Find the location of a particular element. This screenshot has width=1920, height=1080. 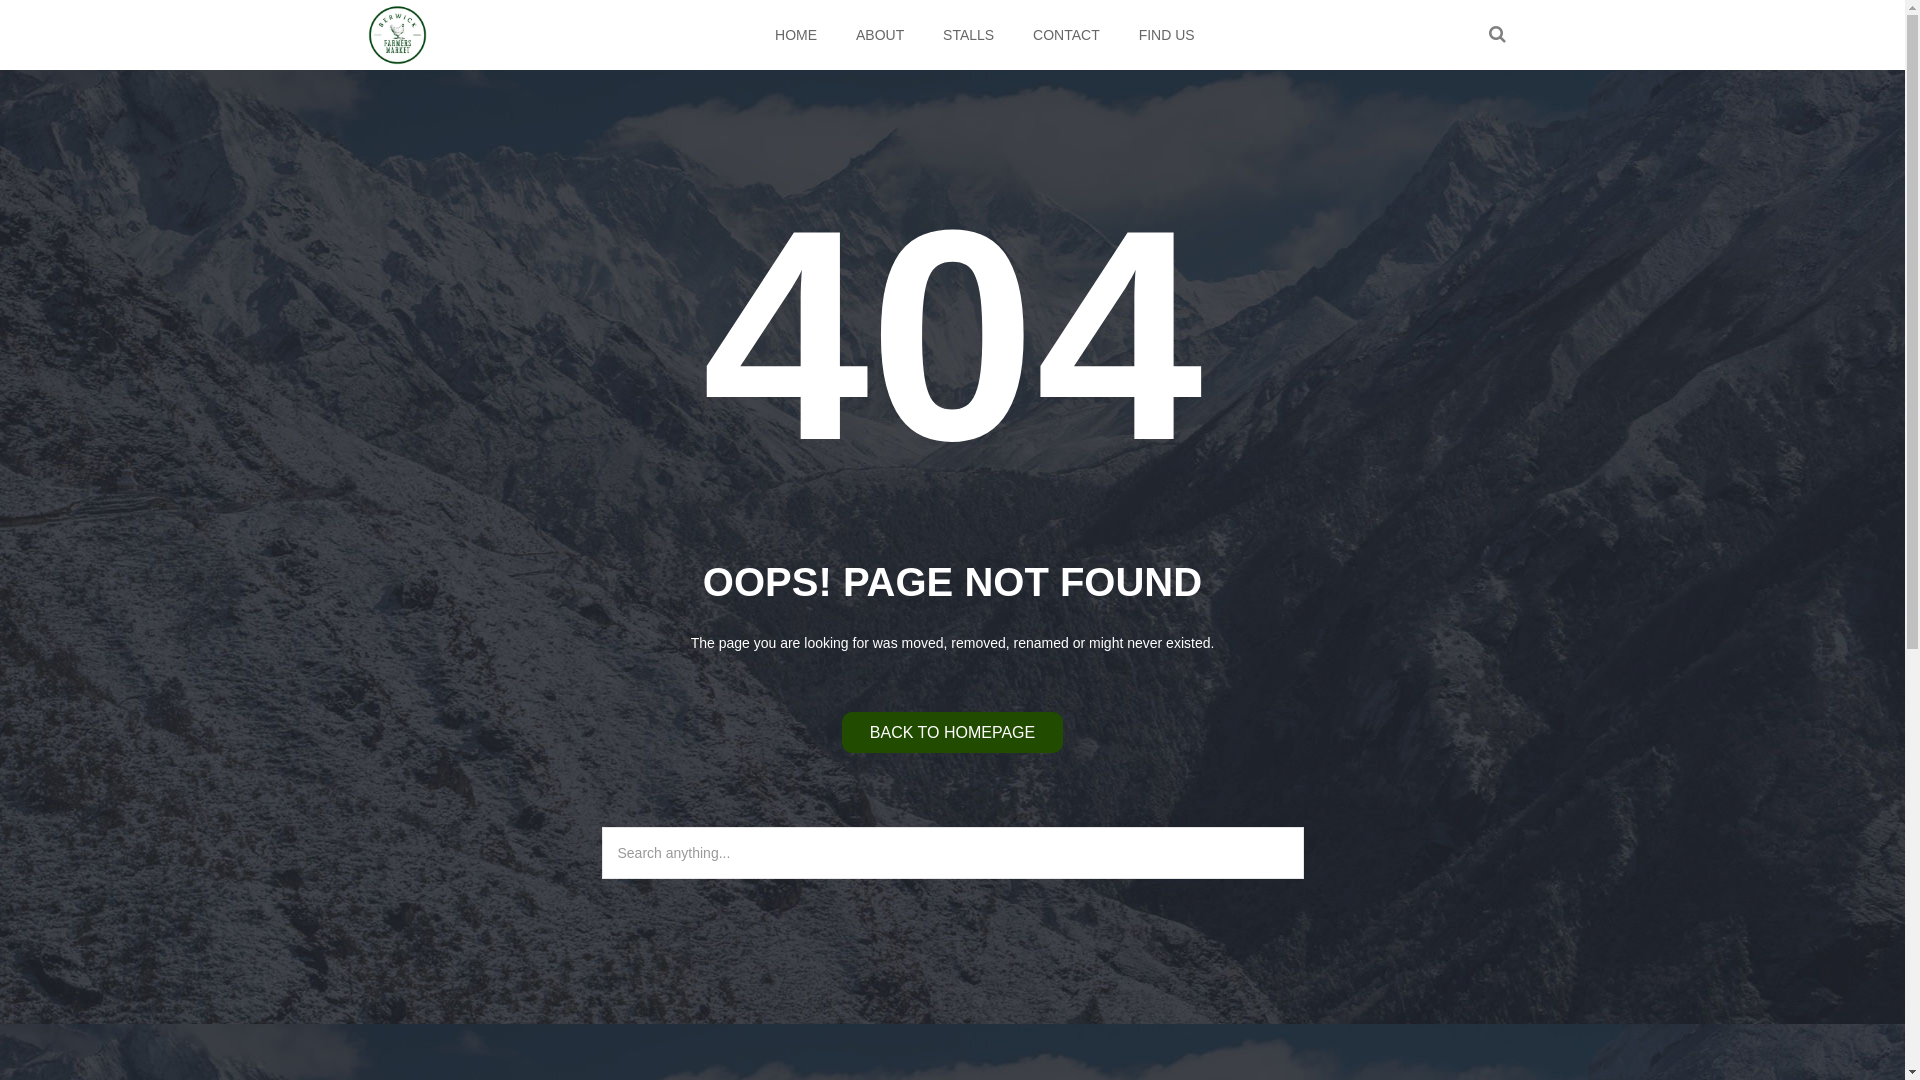

'CONTACT' is located at coordinates (1065, 34).